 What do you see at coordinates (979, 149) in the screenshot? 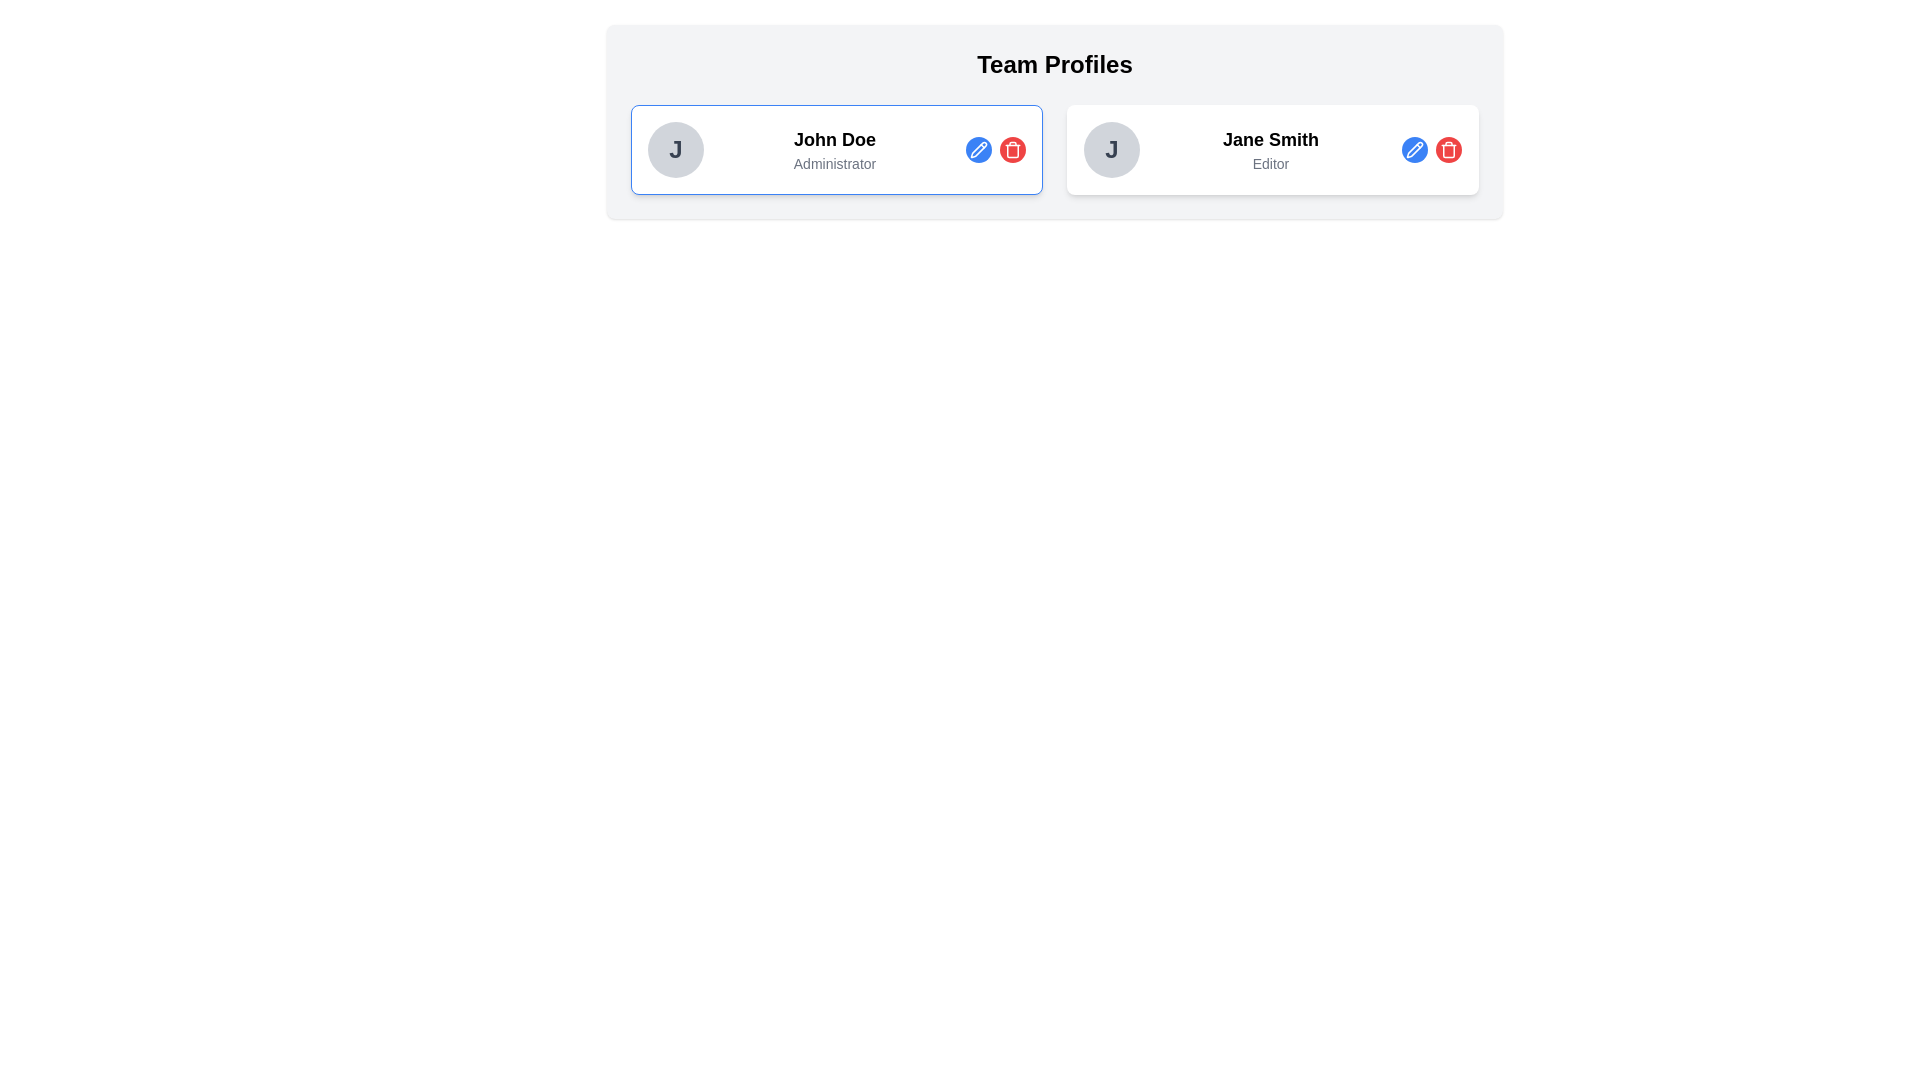
I see `the circular blue edit button with a white pencil icon located in the profile card between 'John Doe' and 'Jane Smith' to initiate edit functionality` at bounding box center [979, 149].